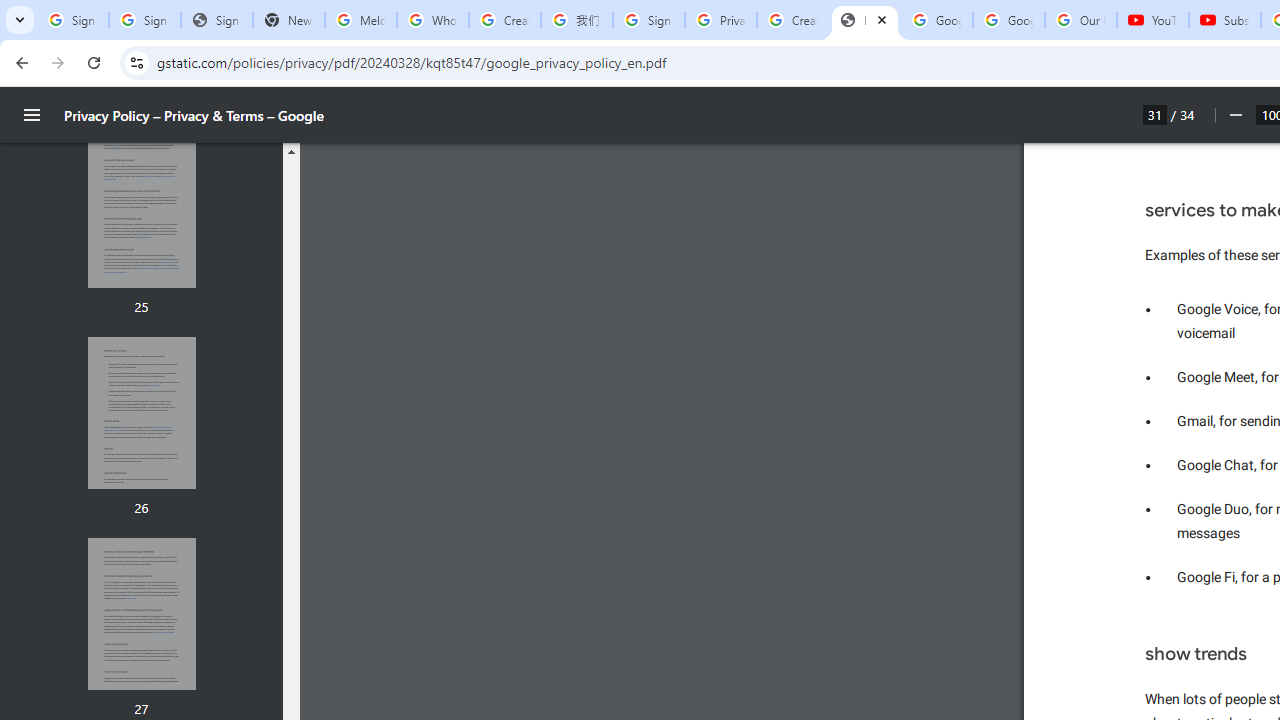 This screenshot has width=1280, height=720. What do you see at coordinates (1234, 115) in the screenshot?
I see `'Zoom out'` at bounding box center [1234, 115].